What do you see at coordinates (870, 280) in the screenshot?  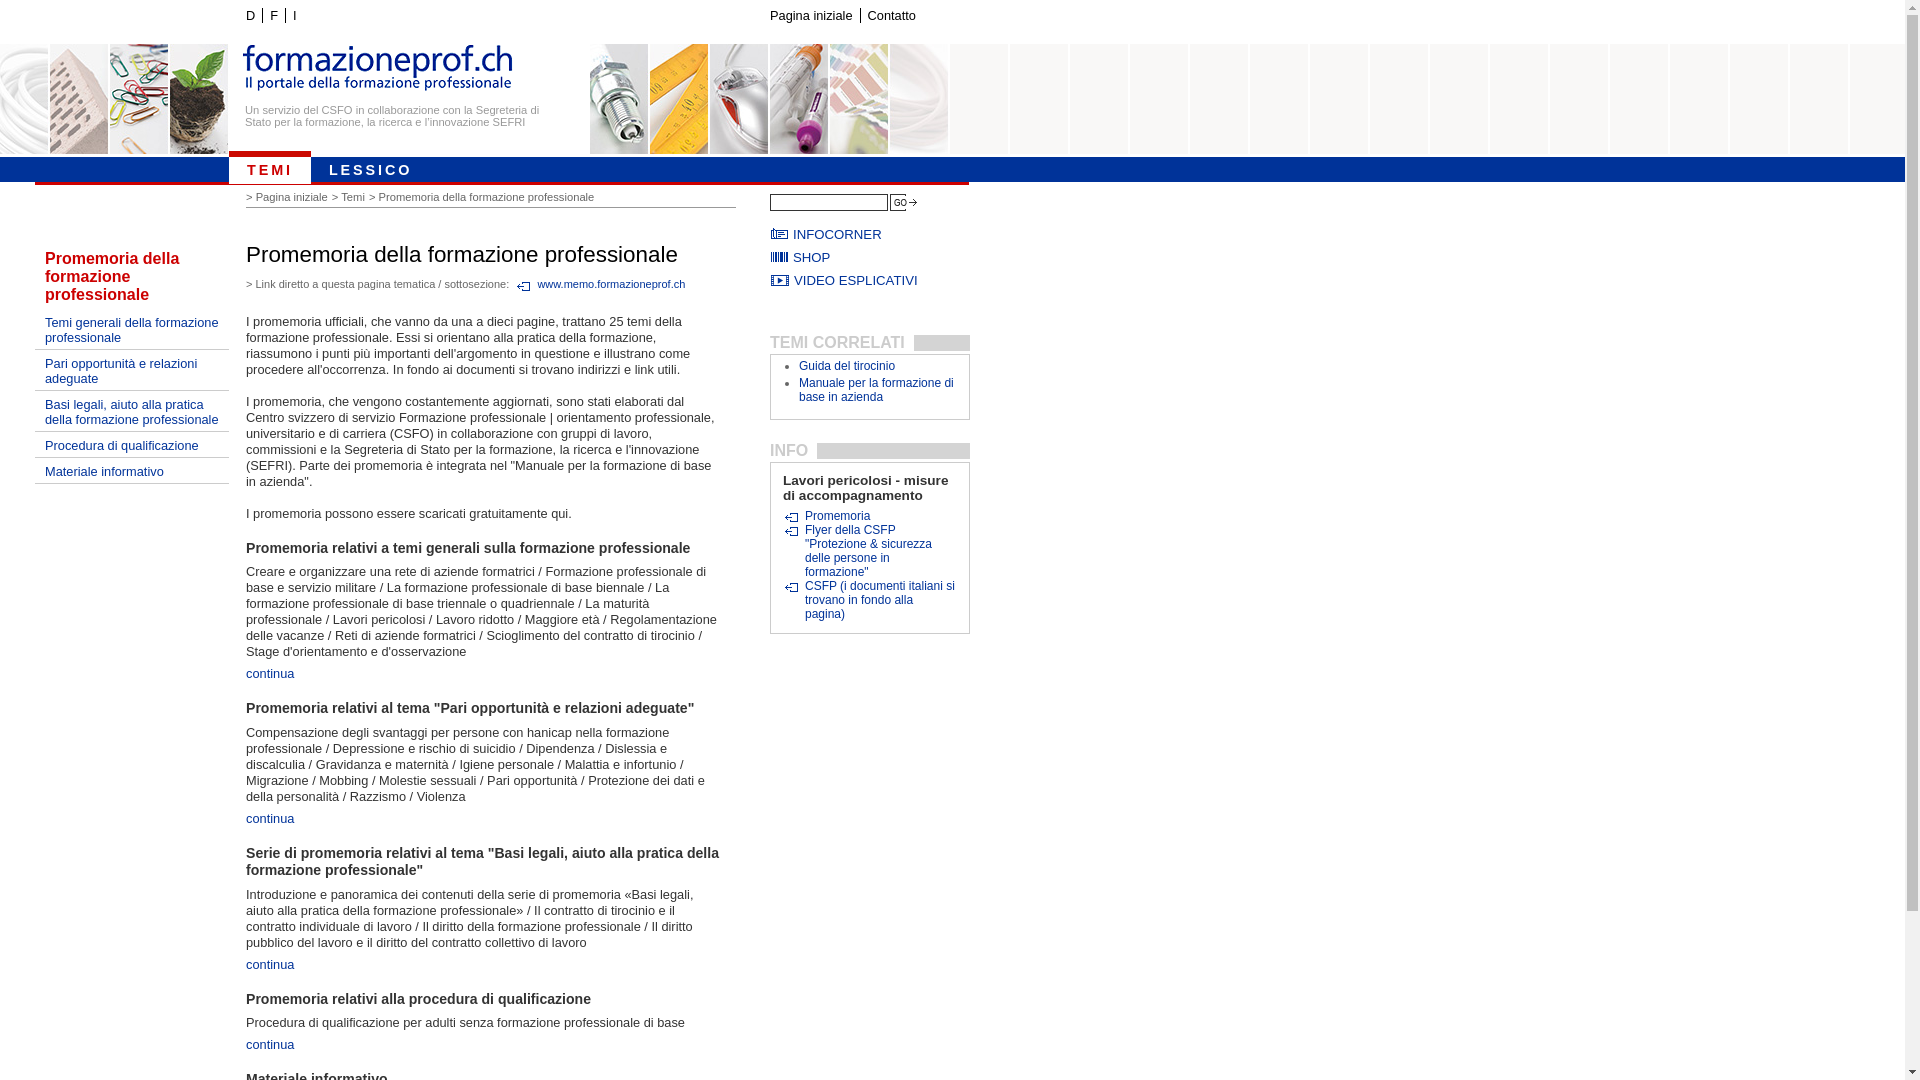 I see `'VIDEO ESPLICATIVI'` at bounding box center [870, 280].